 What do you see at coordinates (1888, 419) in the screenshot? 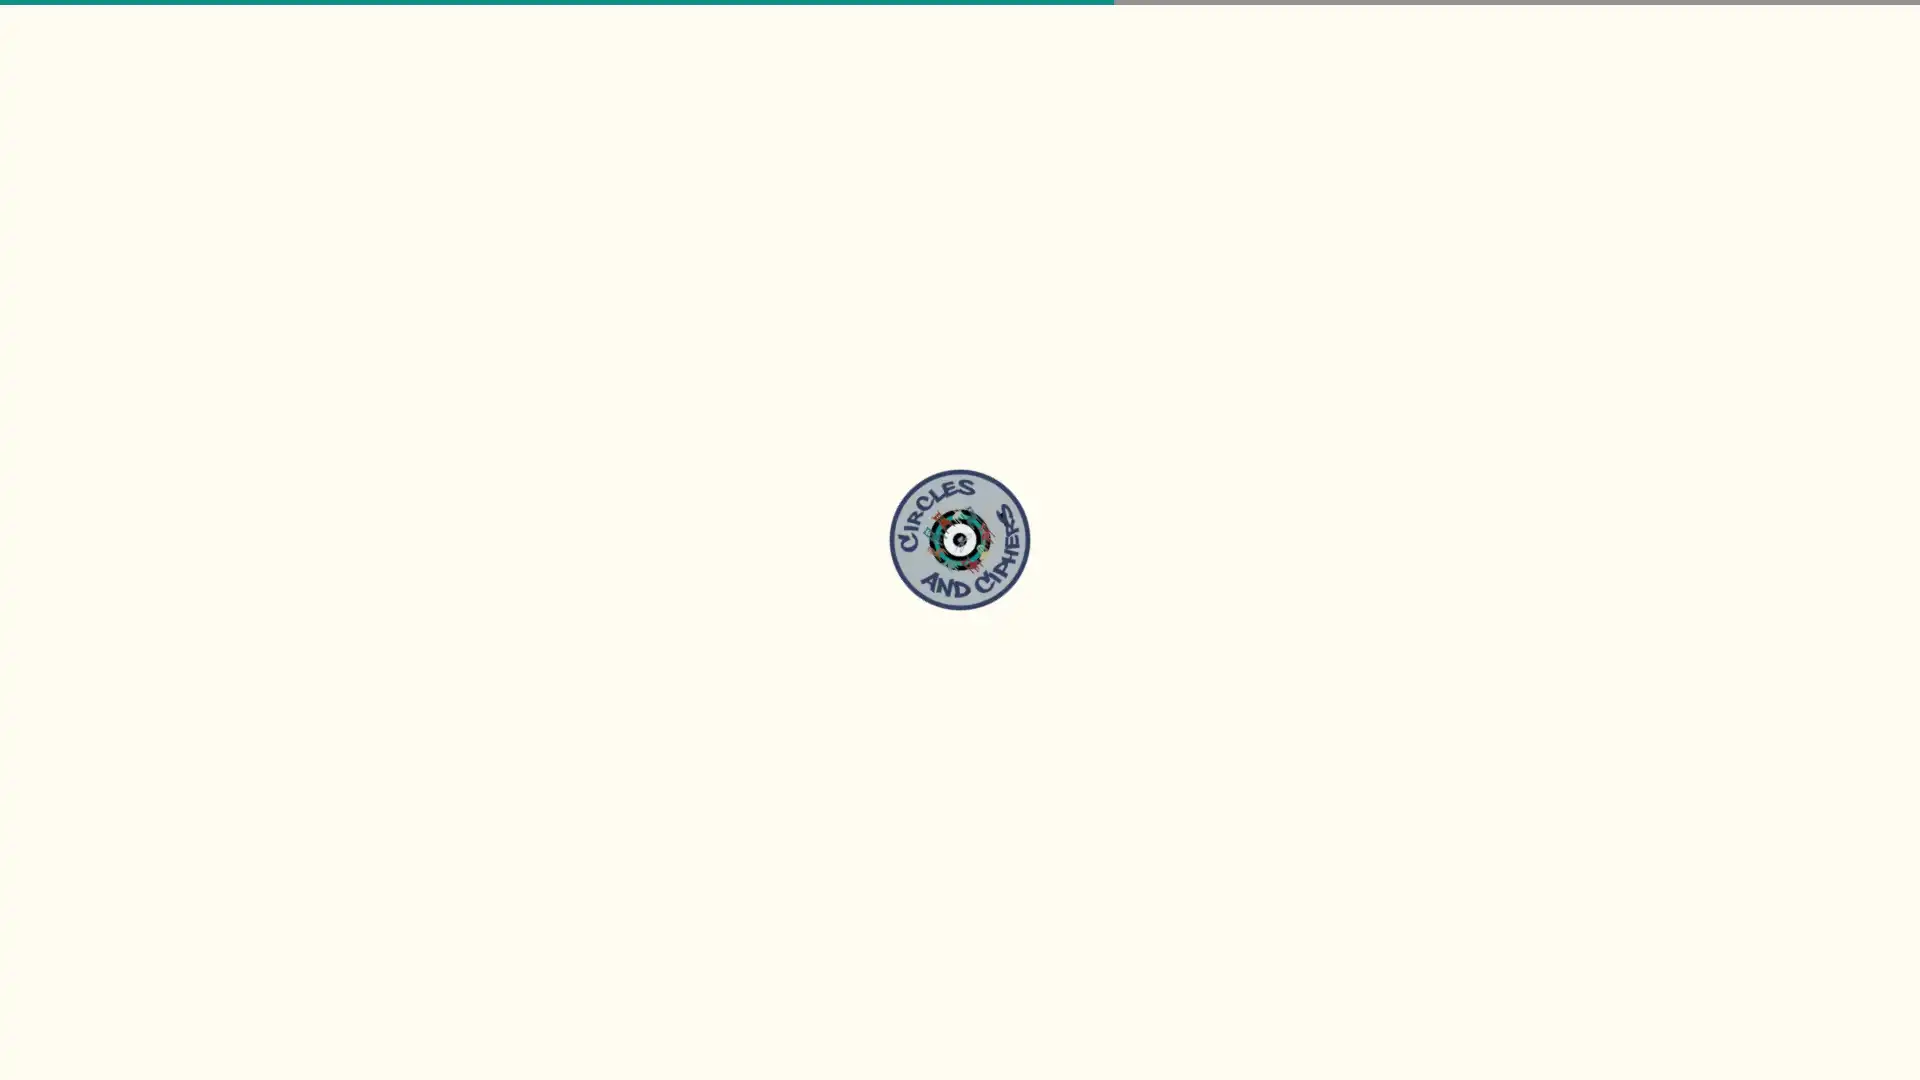
I see `next arrow` at bounding box center [1888, 419].